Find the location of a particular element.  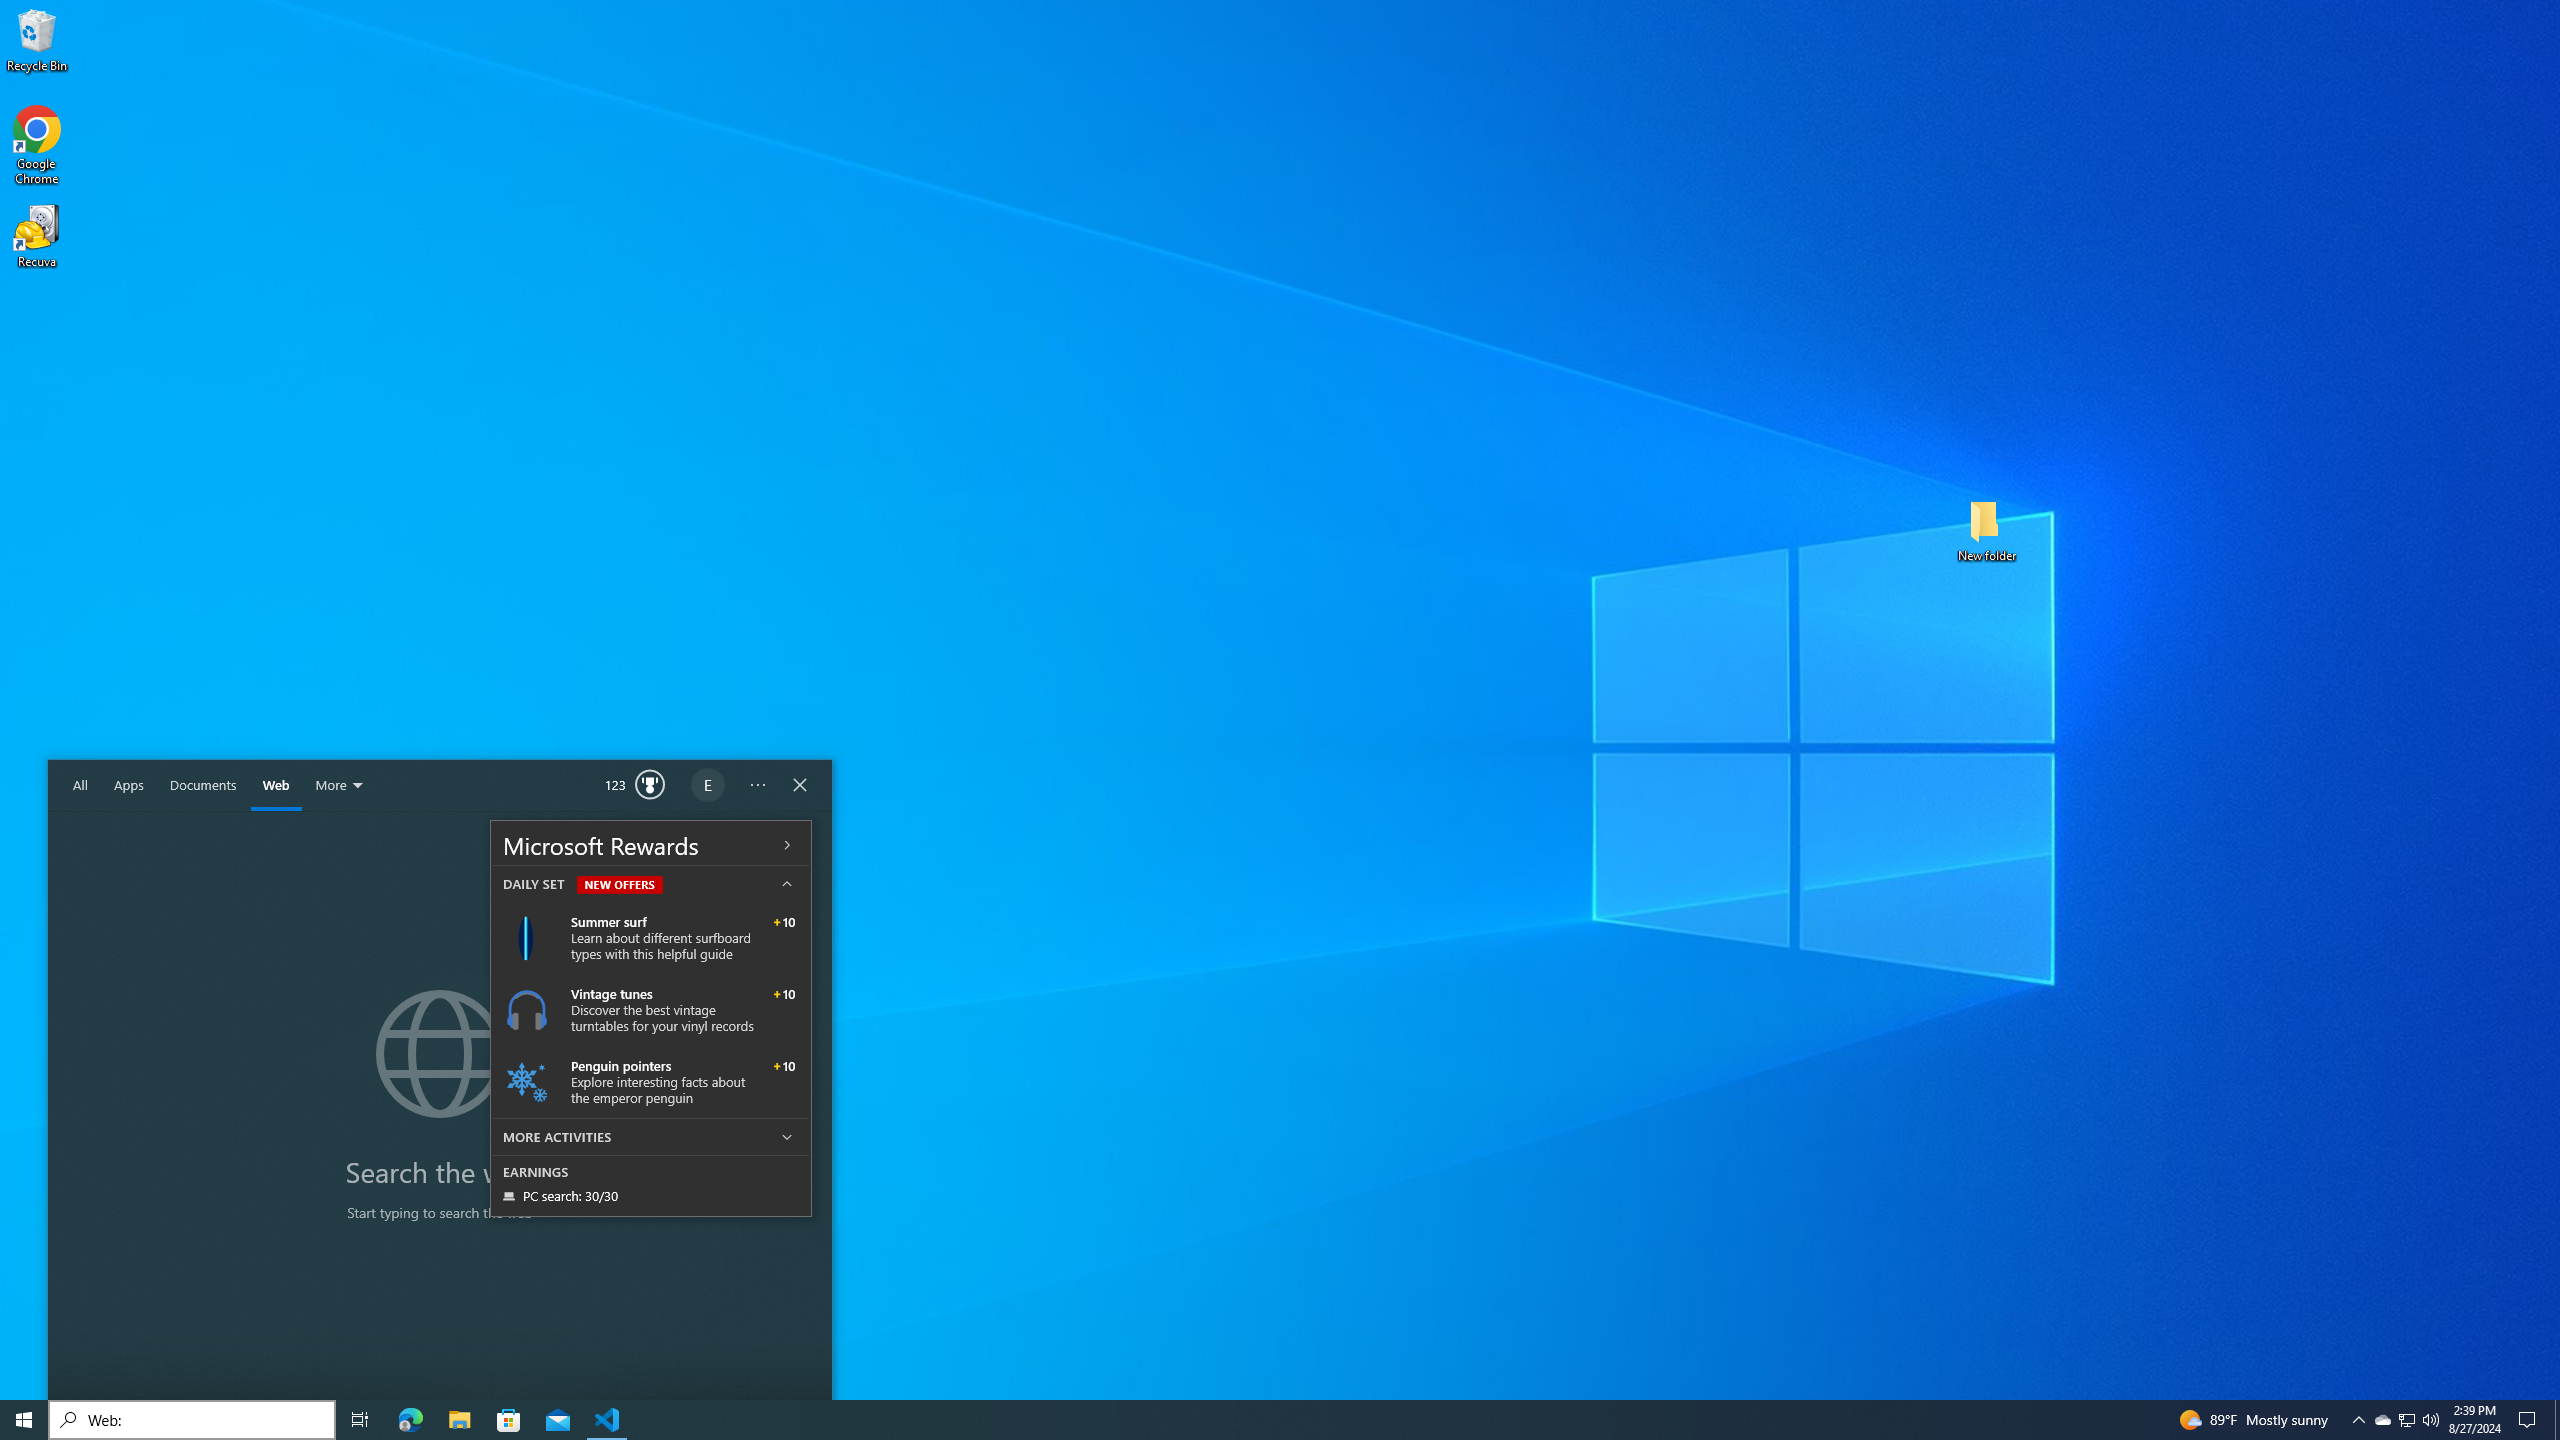

'All' is located at coordinates (80, 785).